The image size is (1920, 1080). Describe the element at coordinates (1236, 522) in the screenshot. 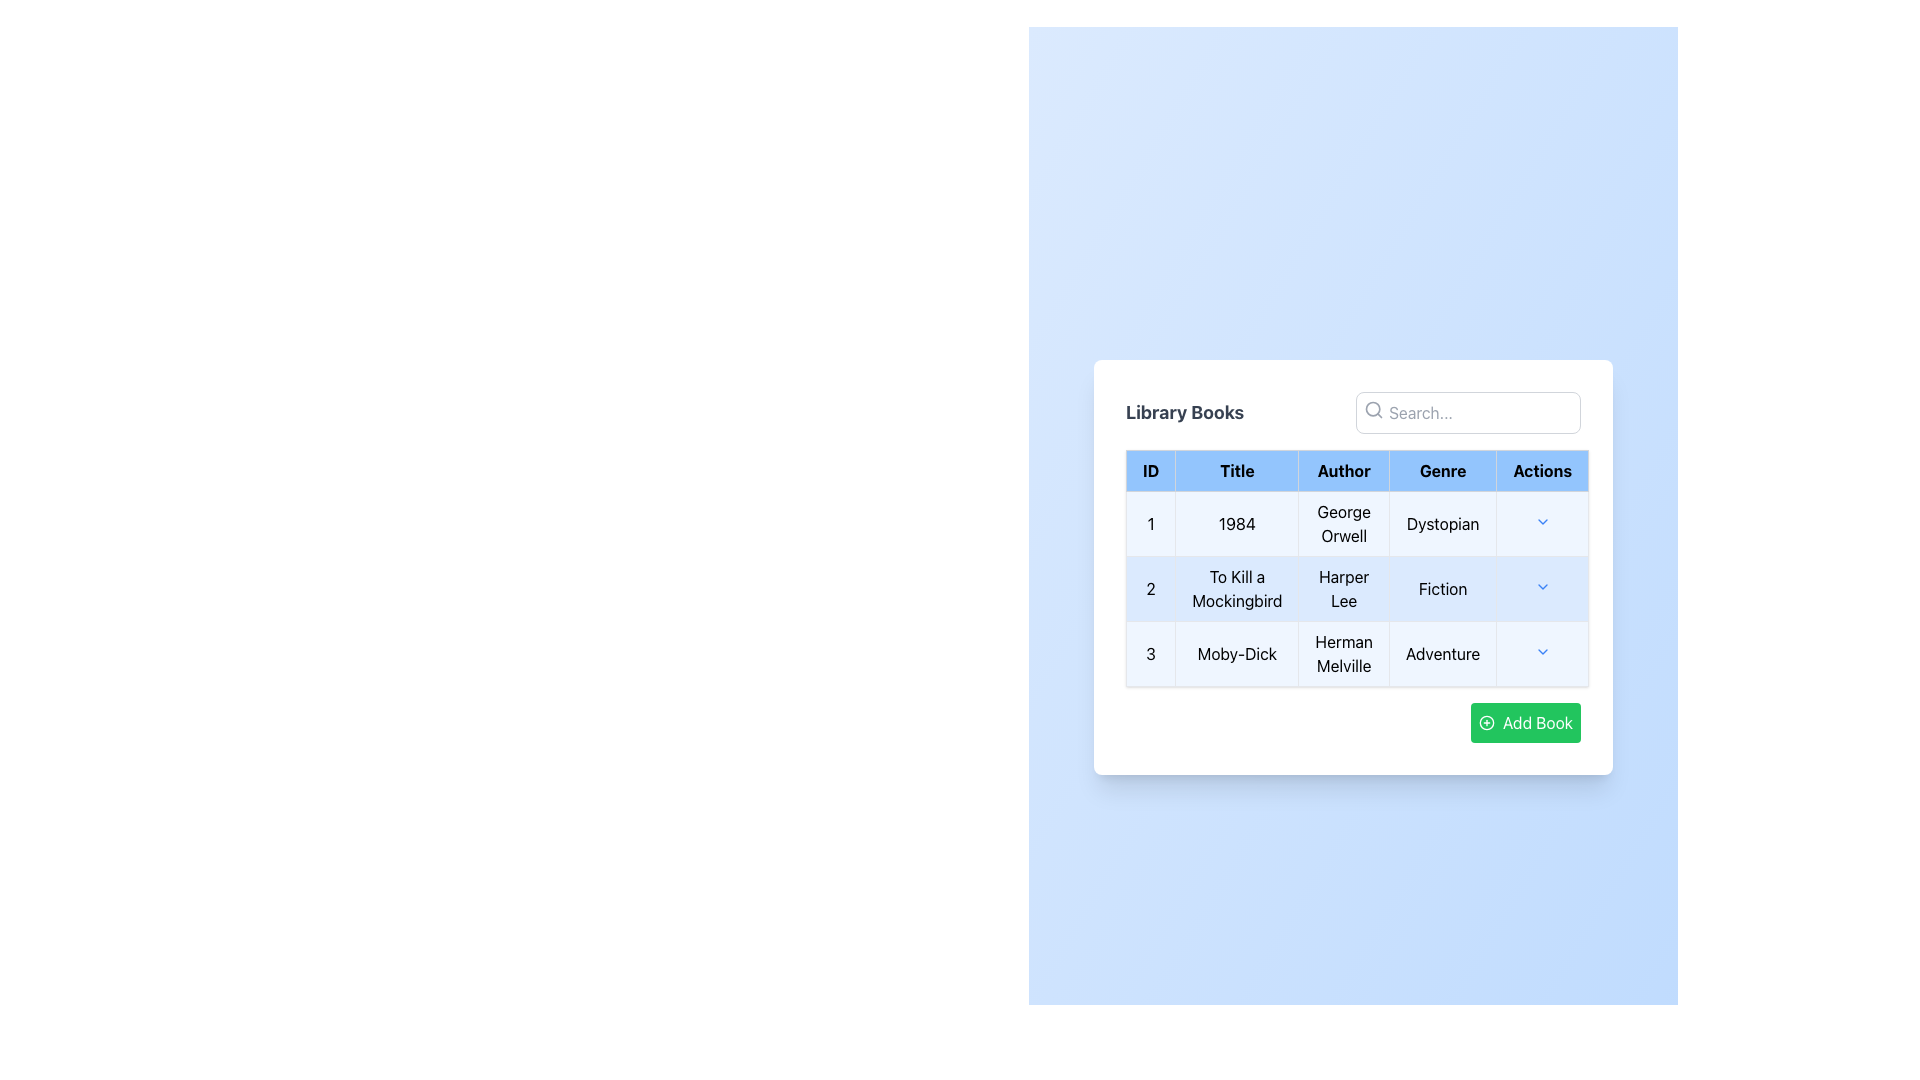

I see `the title cell of the book '1984' in the library book listing table, which is the second cell in the row and located between the cells containing '1' and 'George Orwell'` at that location.